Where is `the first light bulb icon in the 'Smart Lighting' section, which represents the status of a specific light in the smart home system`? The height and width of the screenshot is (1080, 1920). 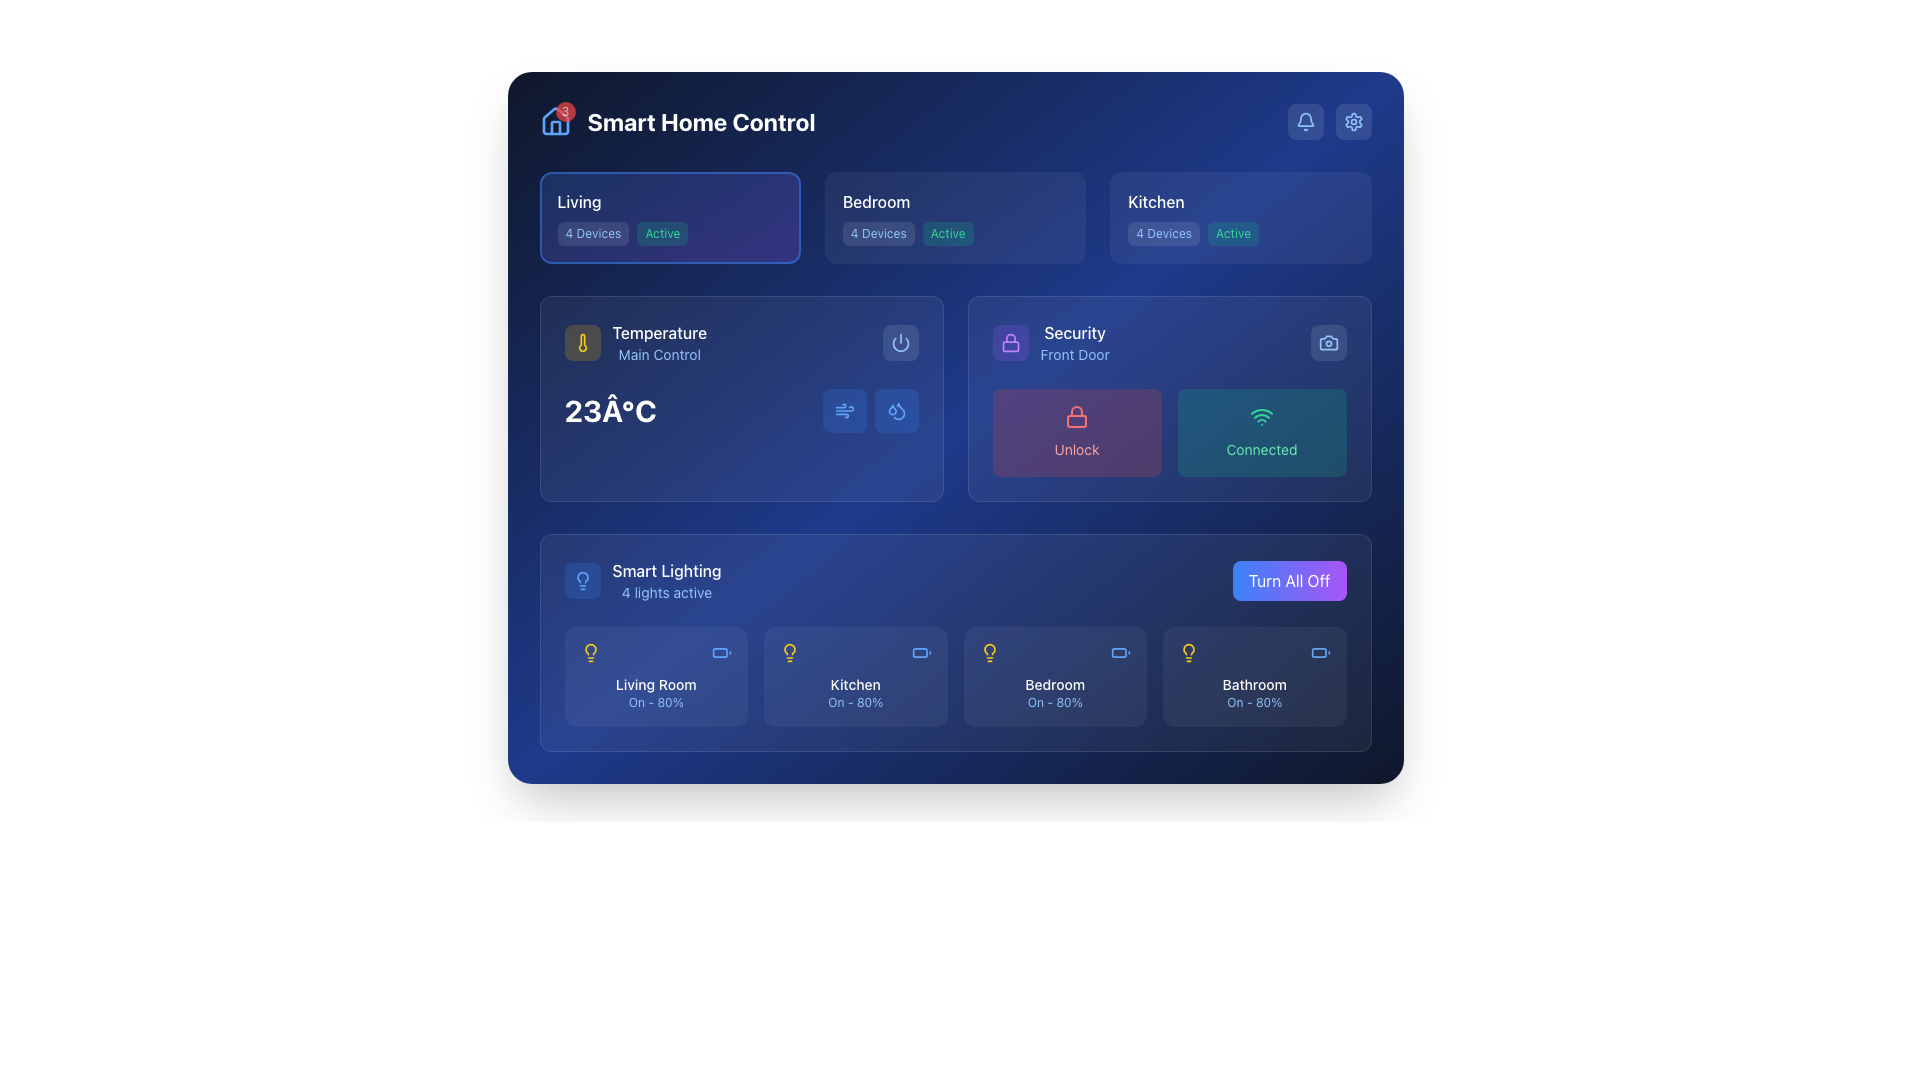
the first light bulb icon in the 'Smart Lighting' section, which represents the status of a specific light in the smart home system is located at coordinates (589, 652).